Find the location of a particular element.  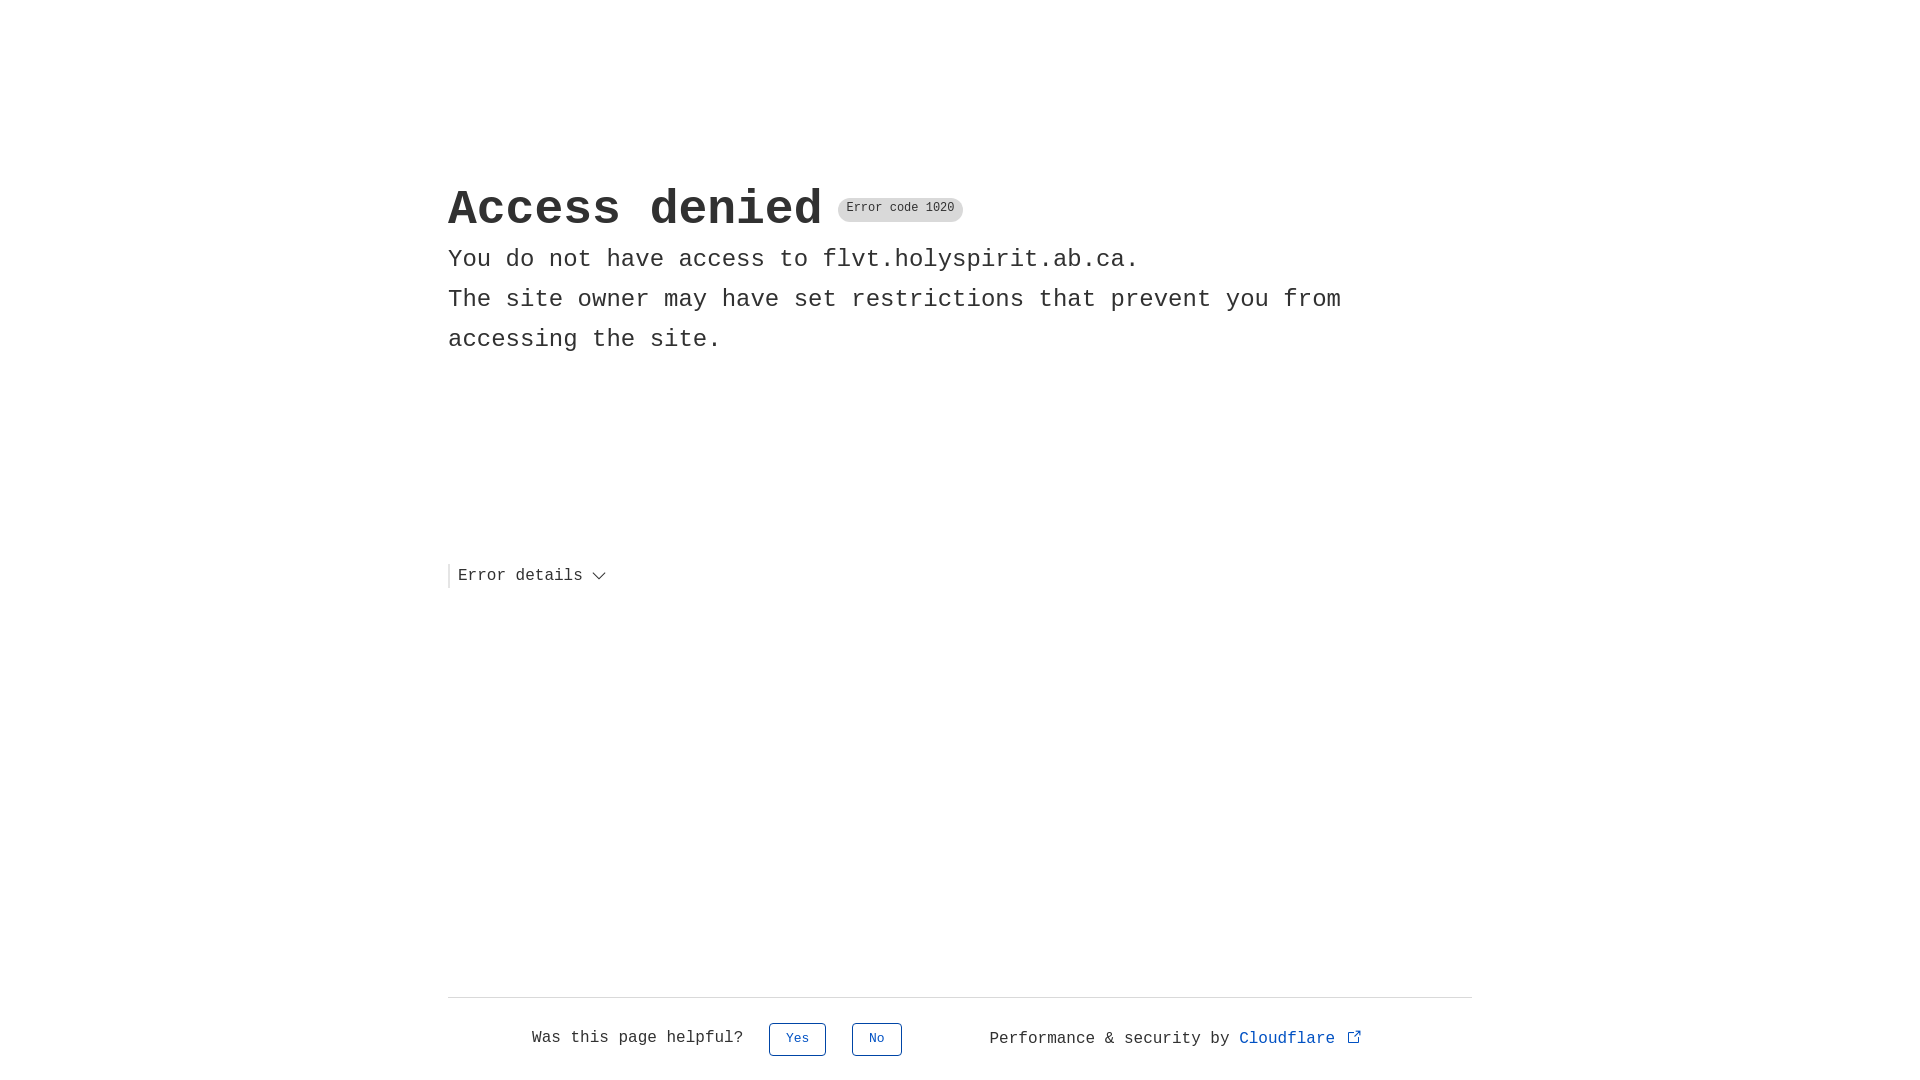

'Cloudflare' is located at coordinates (1237, 1037).